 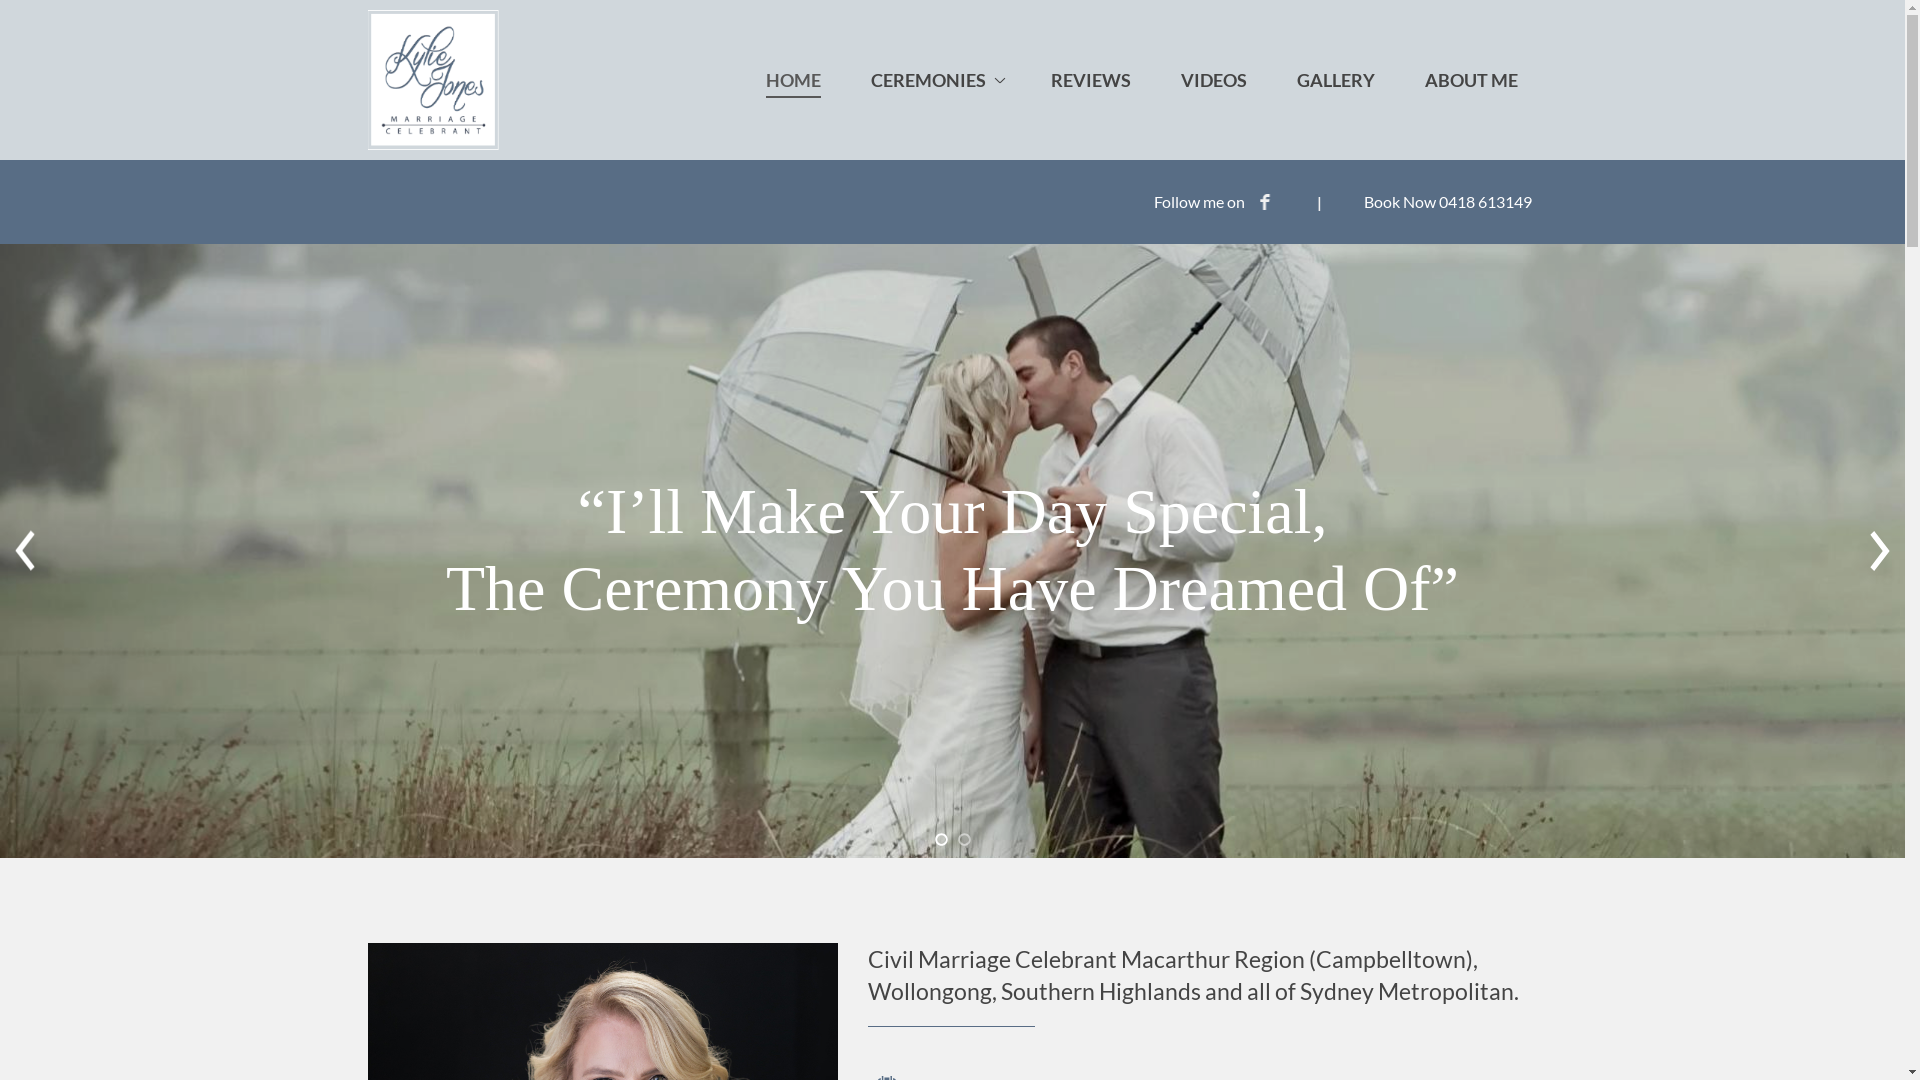 I want to click on 'VIDEOS', so click(x=1212, y=79).